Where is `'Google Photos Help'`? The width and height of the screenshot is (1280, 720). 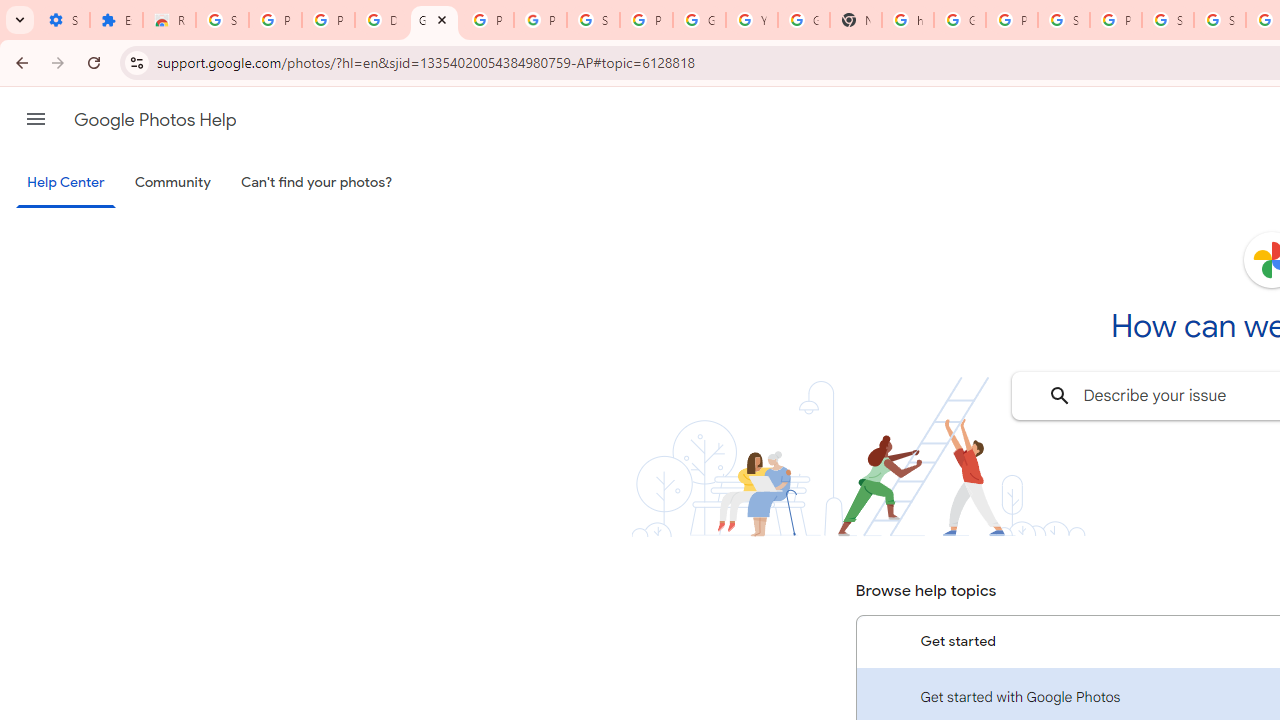 'Google Photos Help' is located at coordinates (154, 119).